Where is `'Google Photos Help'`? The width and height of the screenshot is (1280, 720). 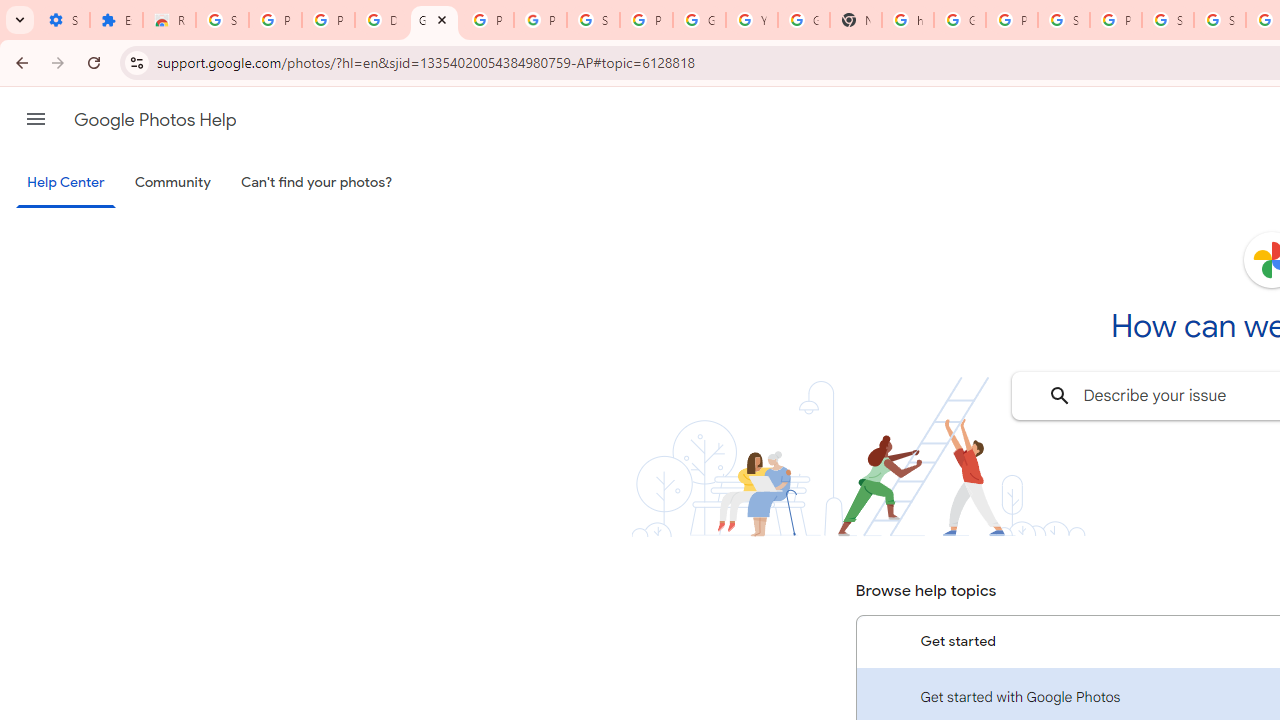 'Google Photos Help' is located at coordinates (154, 119).